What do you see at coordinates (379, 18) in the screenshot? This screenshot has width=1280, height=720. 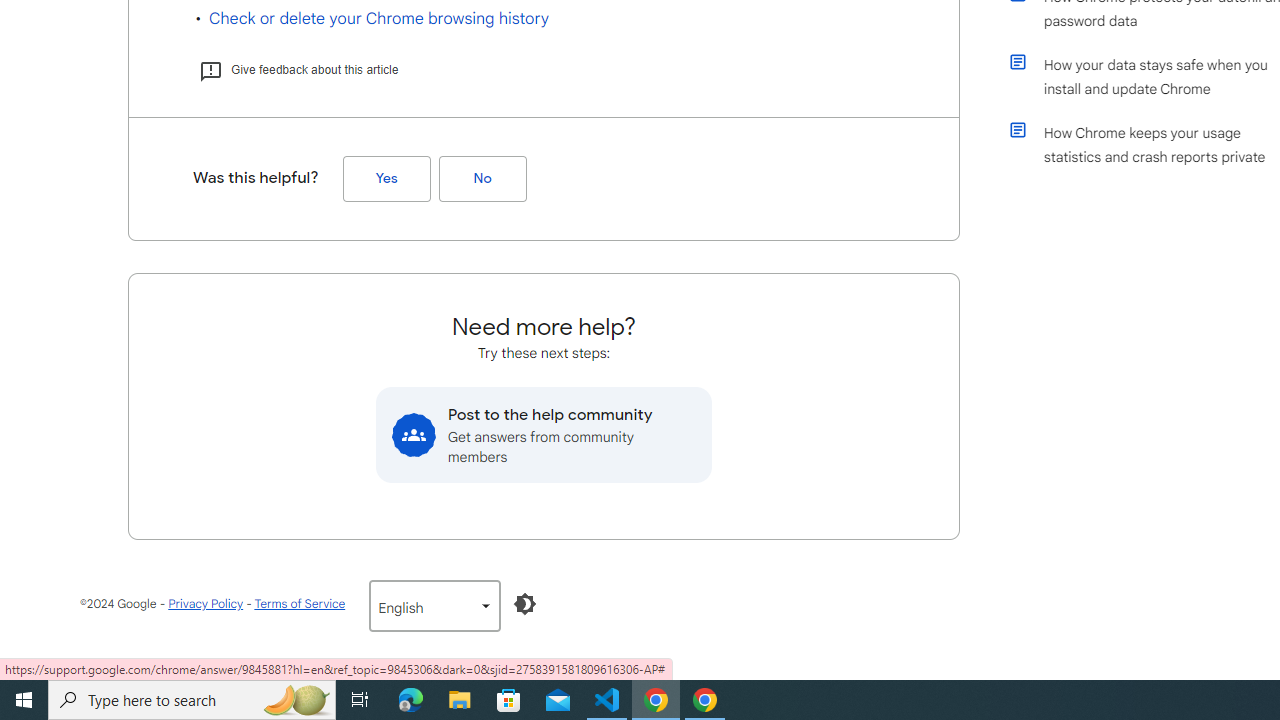 I see `'Check or delete your Chrome browsing history'` at bounding box center [379, 18].